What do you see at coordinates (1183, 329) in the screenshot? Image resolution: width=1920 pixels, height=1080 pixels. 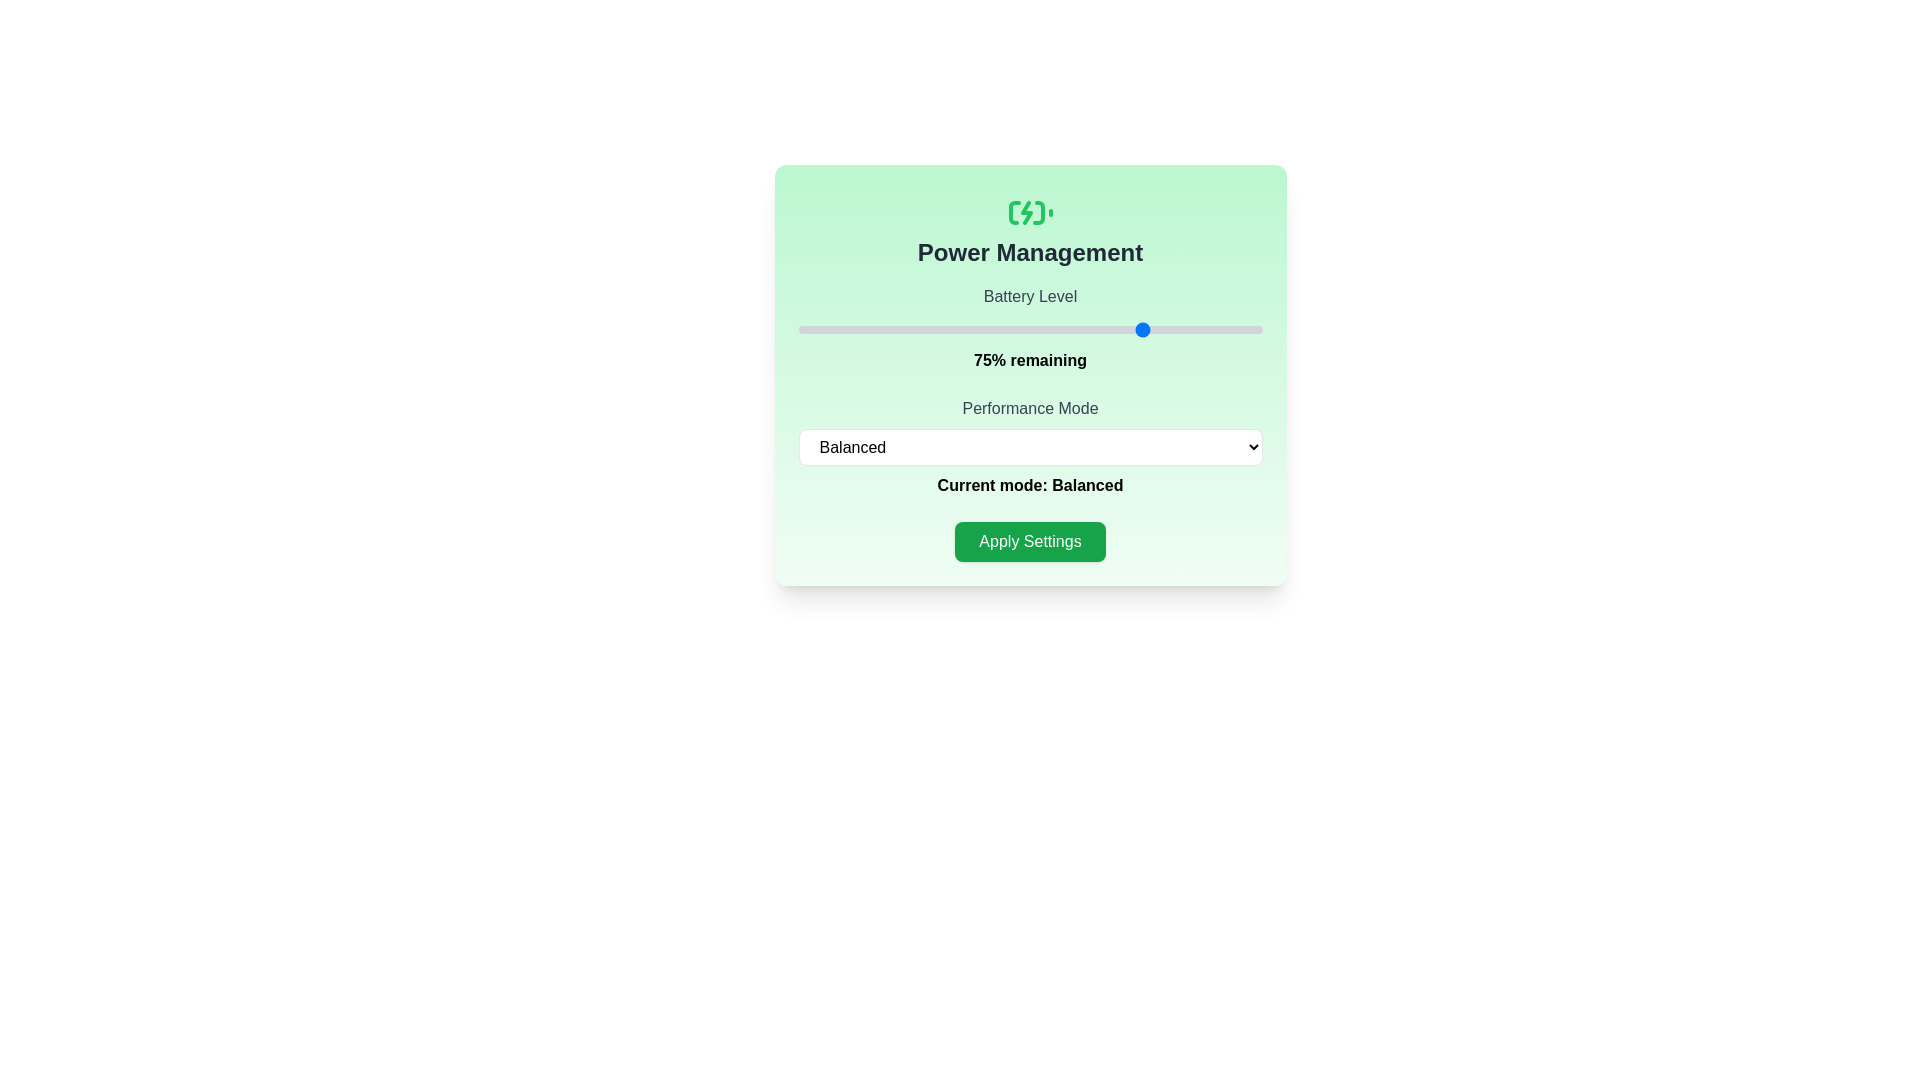 I see `the battery level to 83% by interacting with the slider` at bounding box center [1183, 329].